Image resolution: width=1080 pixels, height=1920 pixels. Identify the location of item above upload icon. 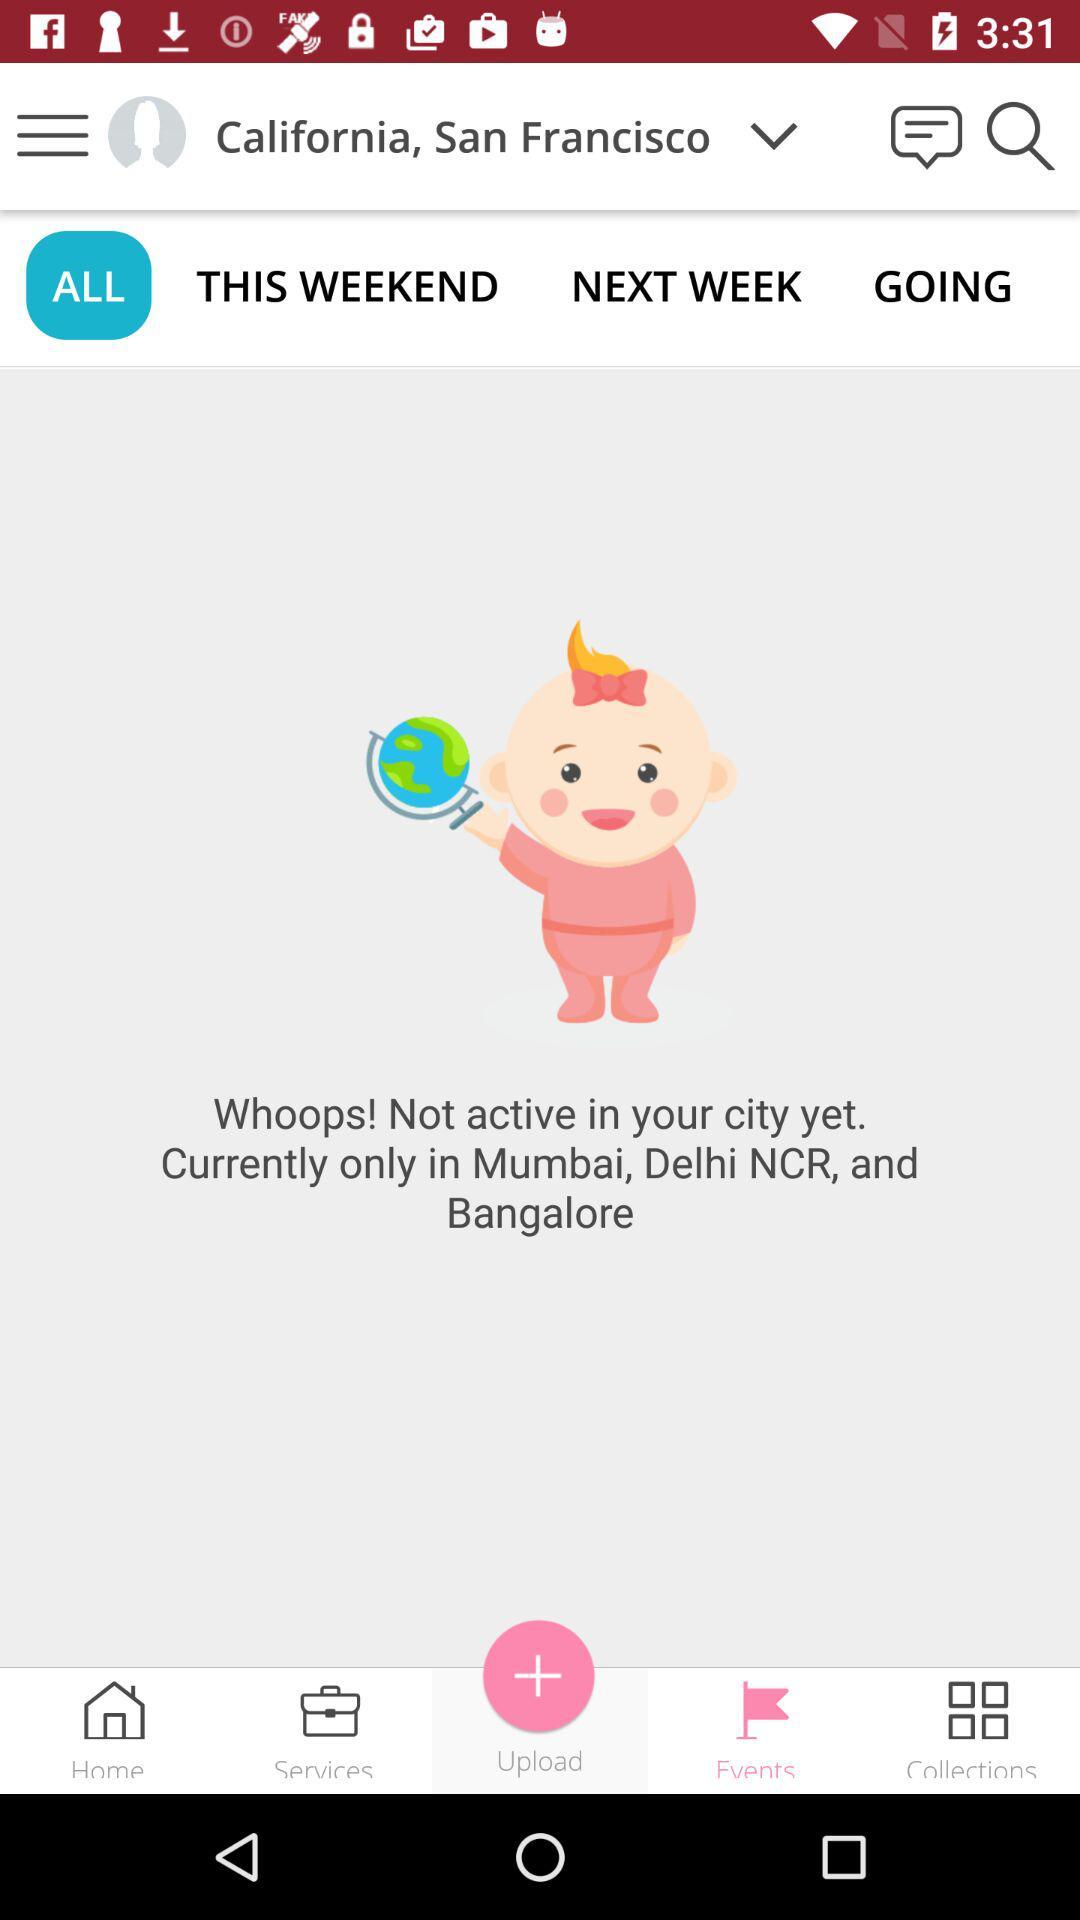
(538, 1676).